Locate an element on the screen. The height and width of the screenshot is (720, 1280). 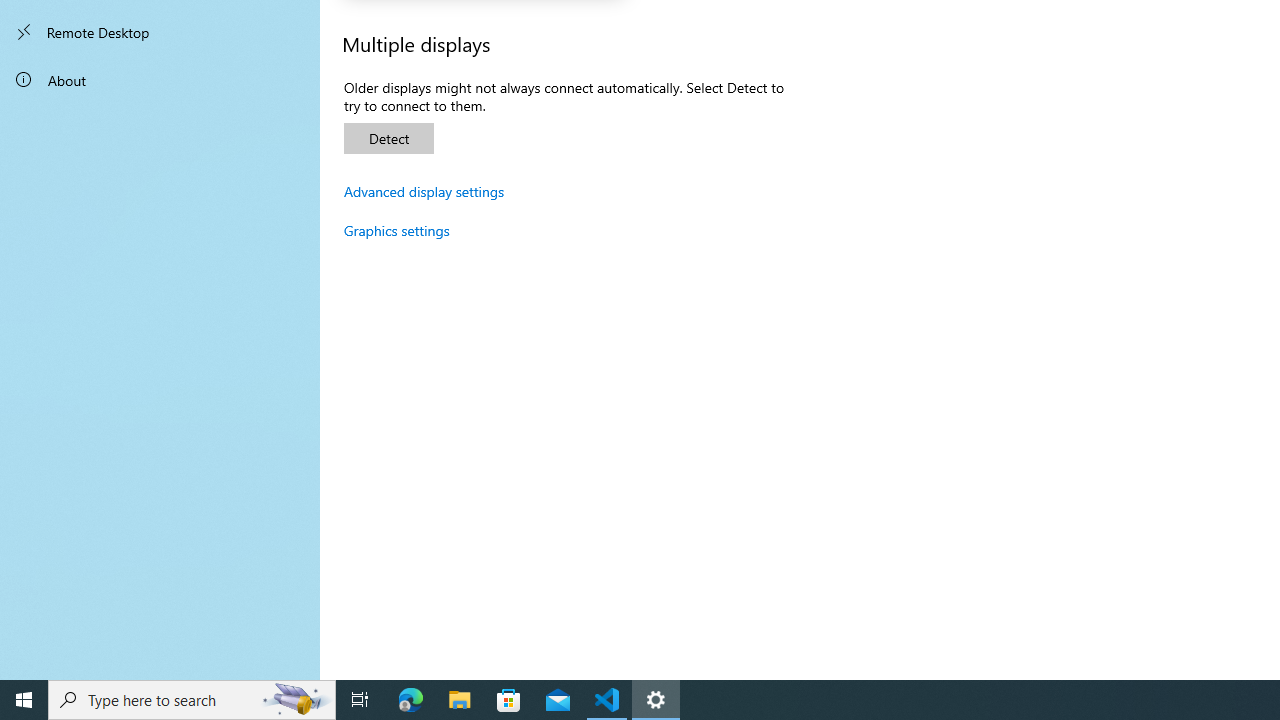
'Detect' is located at coordinates (389, 137).